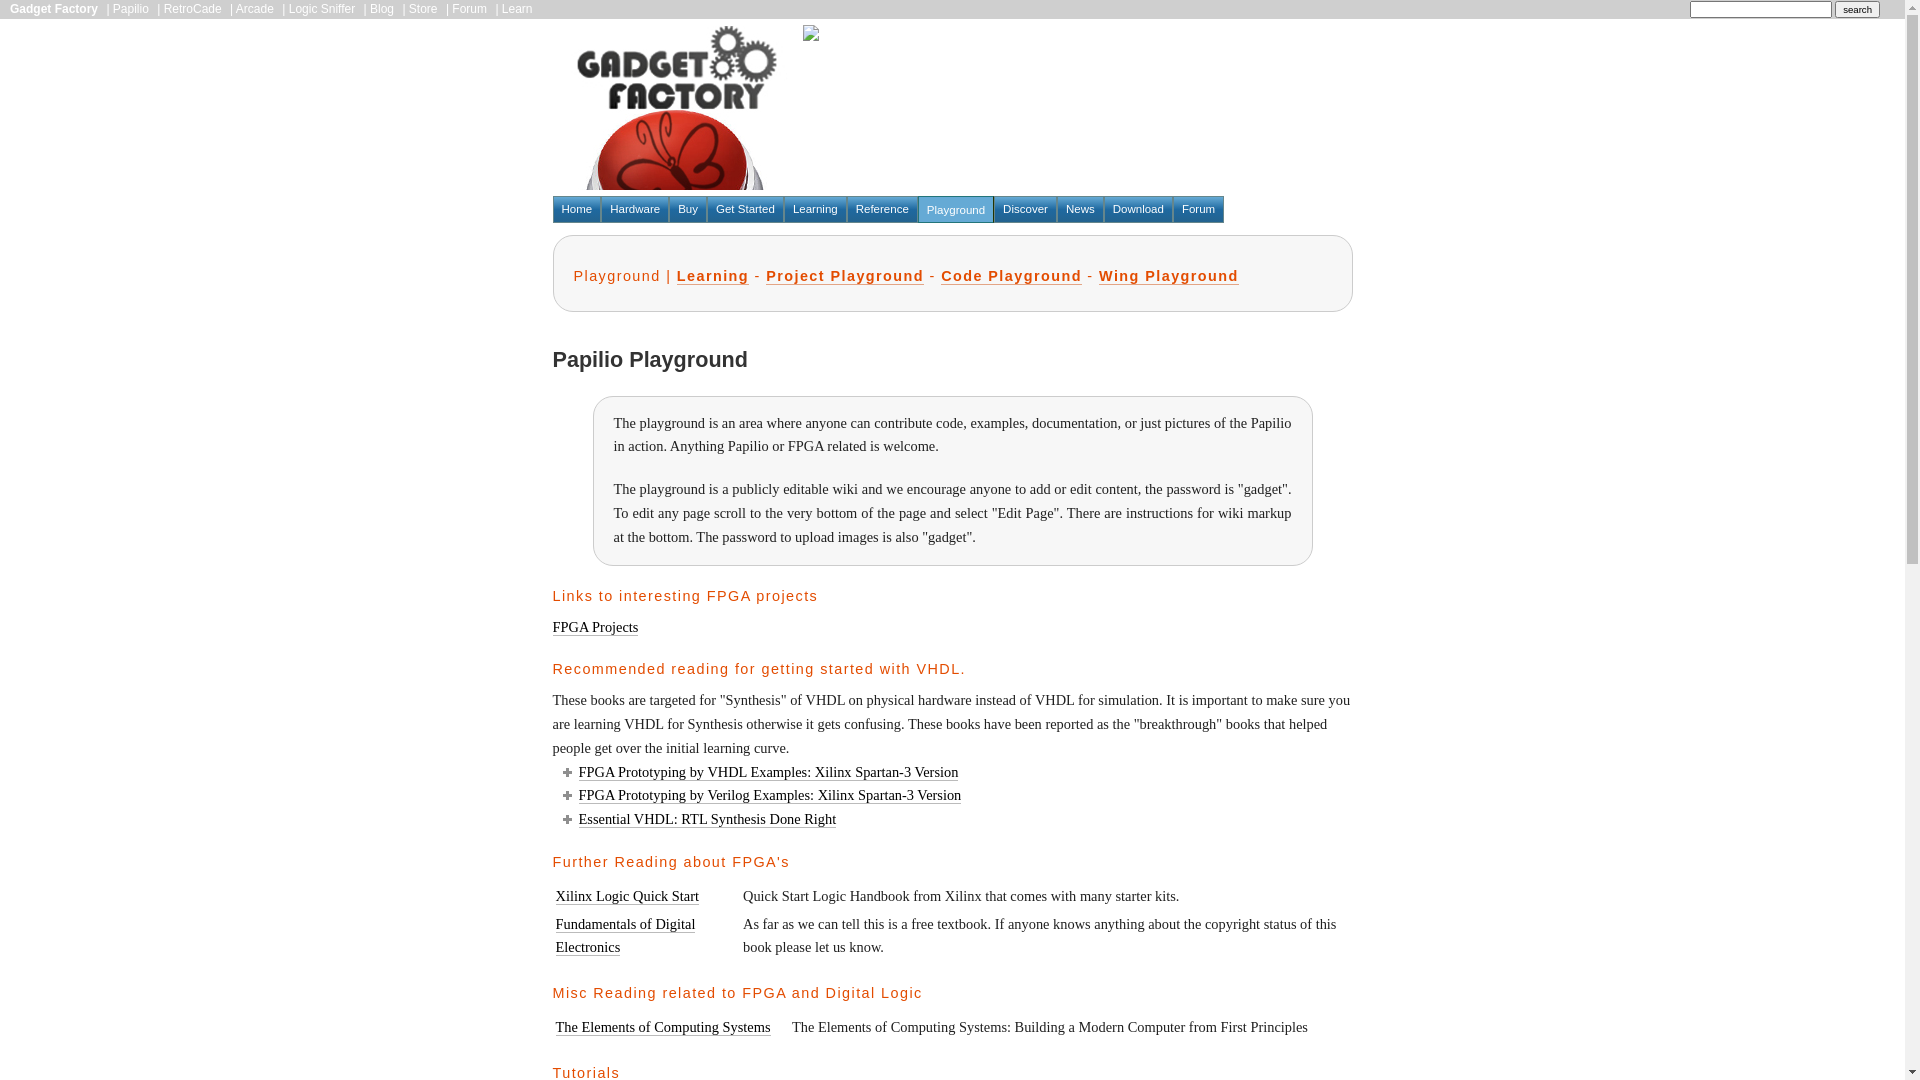 Image resolution: width=1920 pixels, height=1080 pixels. I want to click on 'News', so click(1079, 209).